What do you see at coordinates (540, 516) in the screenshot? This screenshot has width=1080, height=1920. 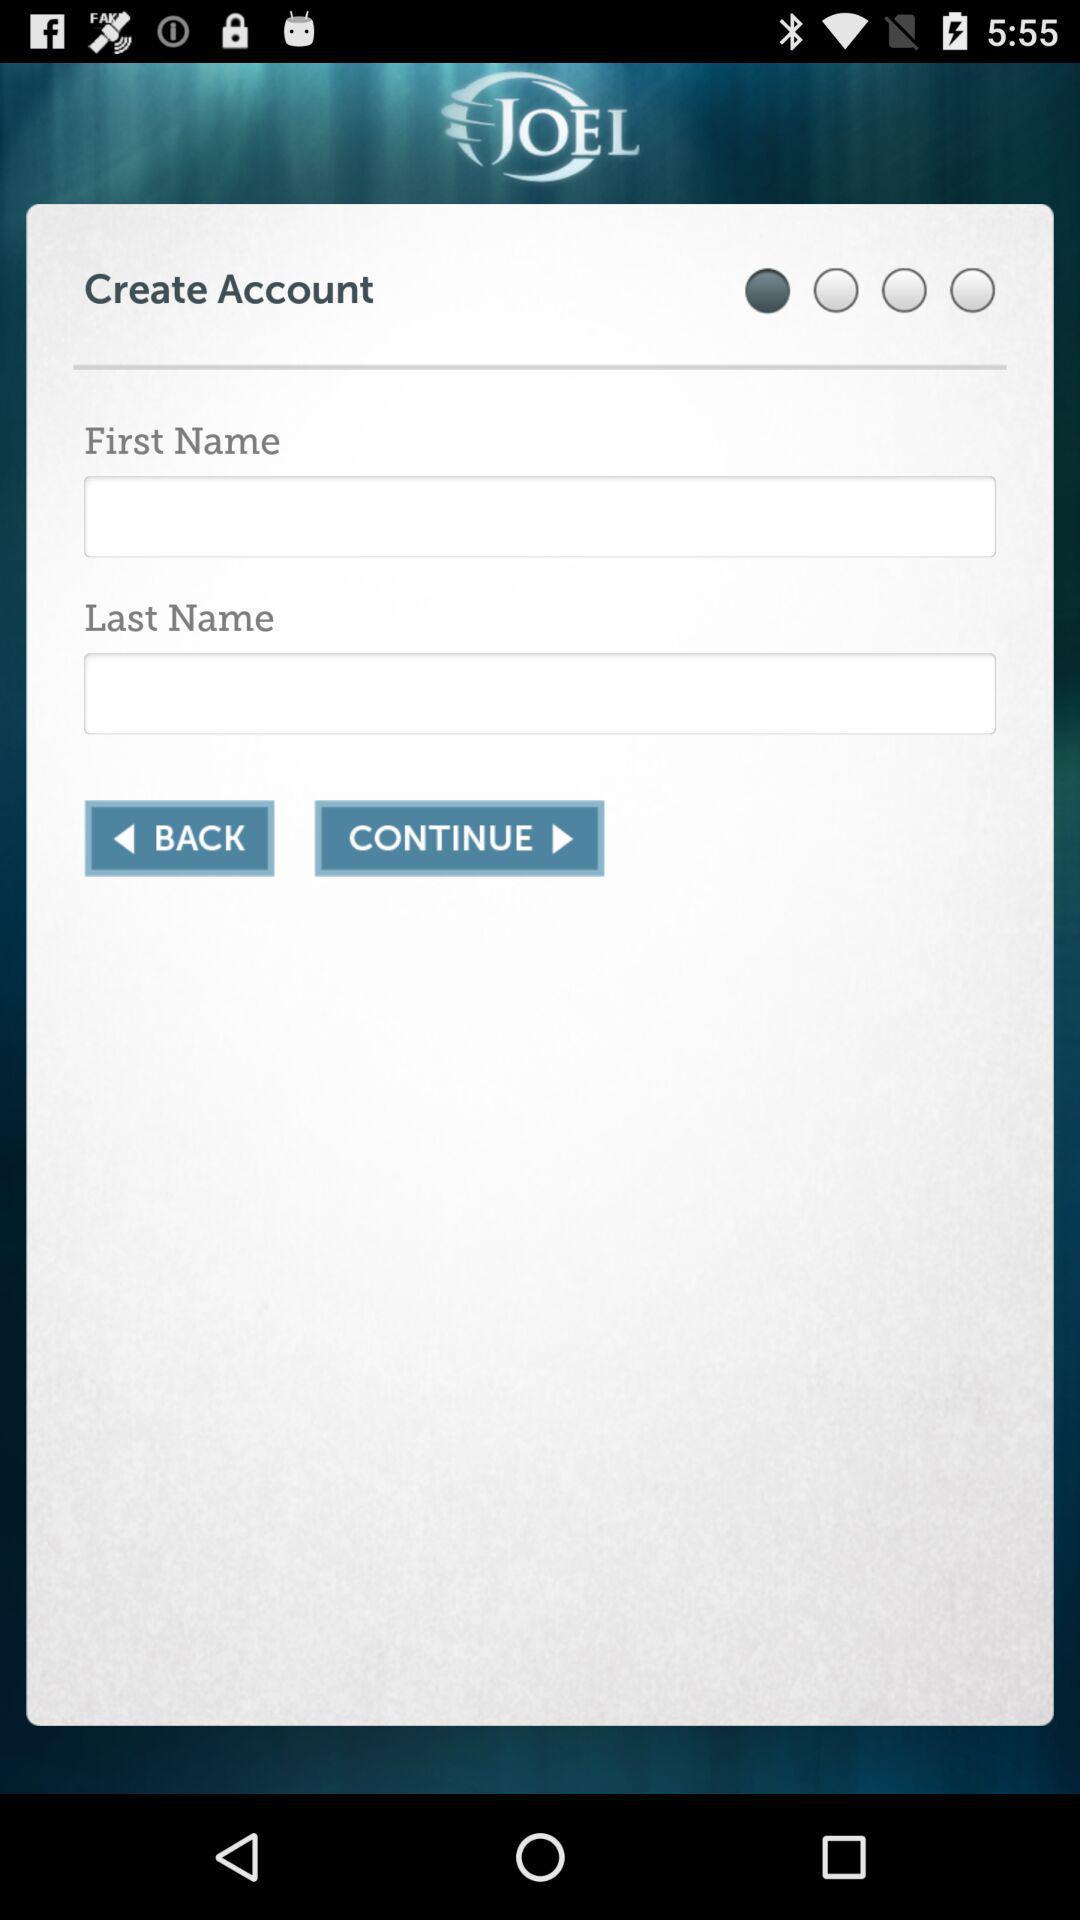 I see `first name below the circle` at bounding box center [540, 516].